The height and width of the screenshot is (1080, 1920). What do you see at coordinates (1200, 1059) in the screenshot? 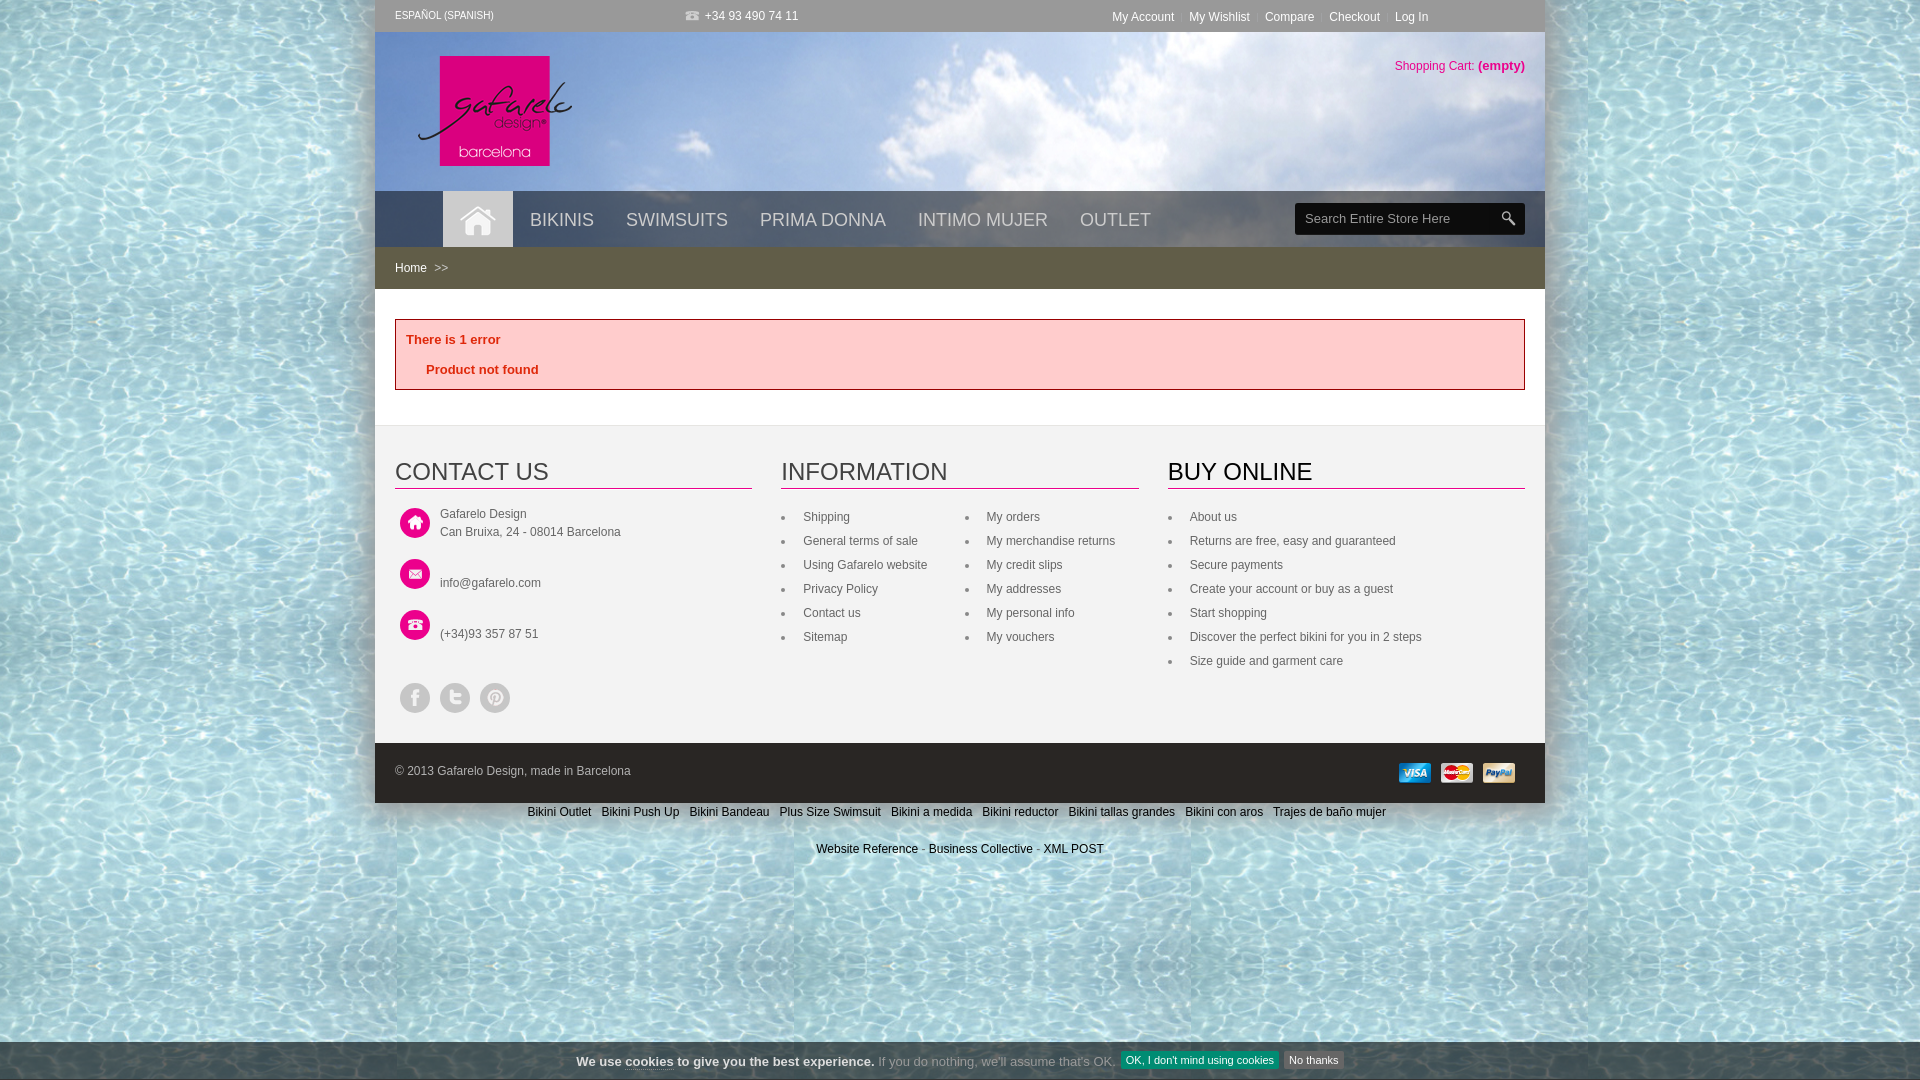
I see `'OK, I don't mind using cookies'` at bounding box center [1200, 1059].